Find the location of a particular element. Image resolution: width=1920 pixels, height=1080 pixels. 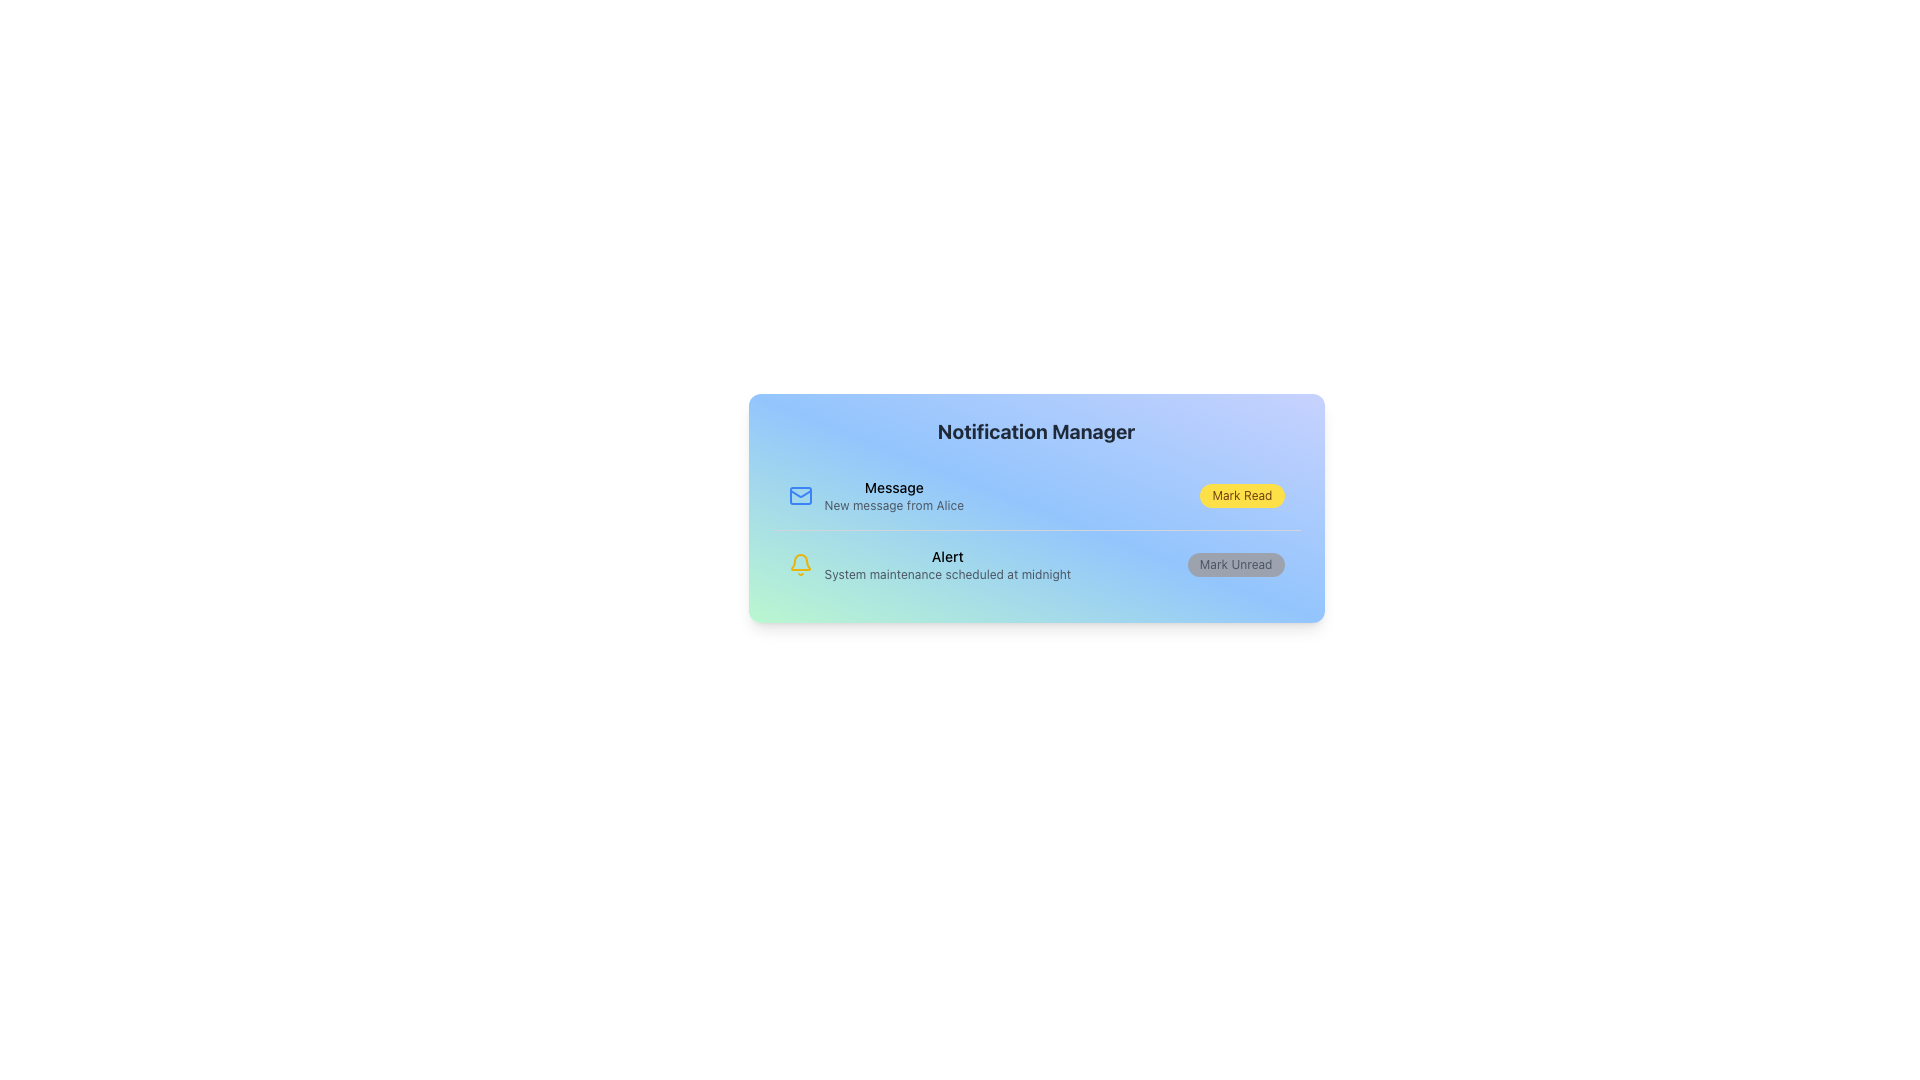

the small envelope-shaped SVG icon with a blue outline located to the left of the 'New message from Alice' notification text is located at coordinates (800, 495).